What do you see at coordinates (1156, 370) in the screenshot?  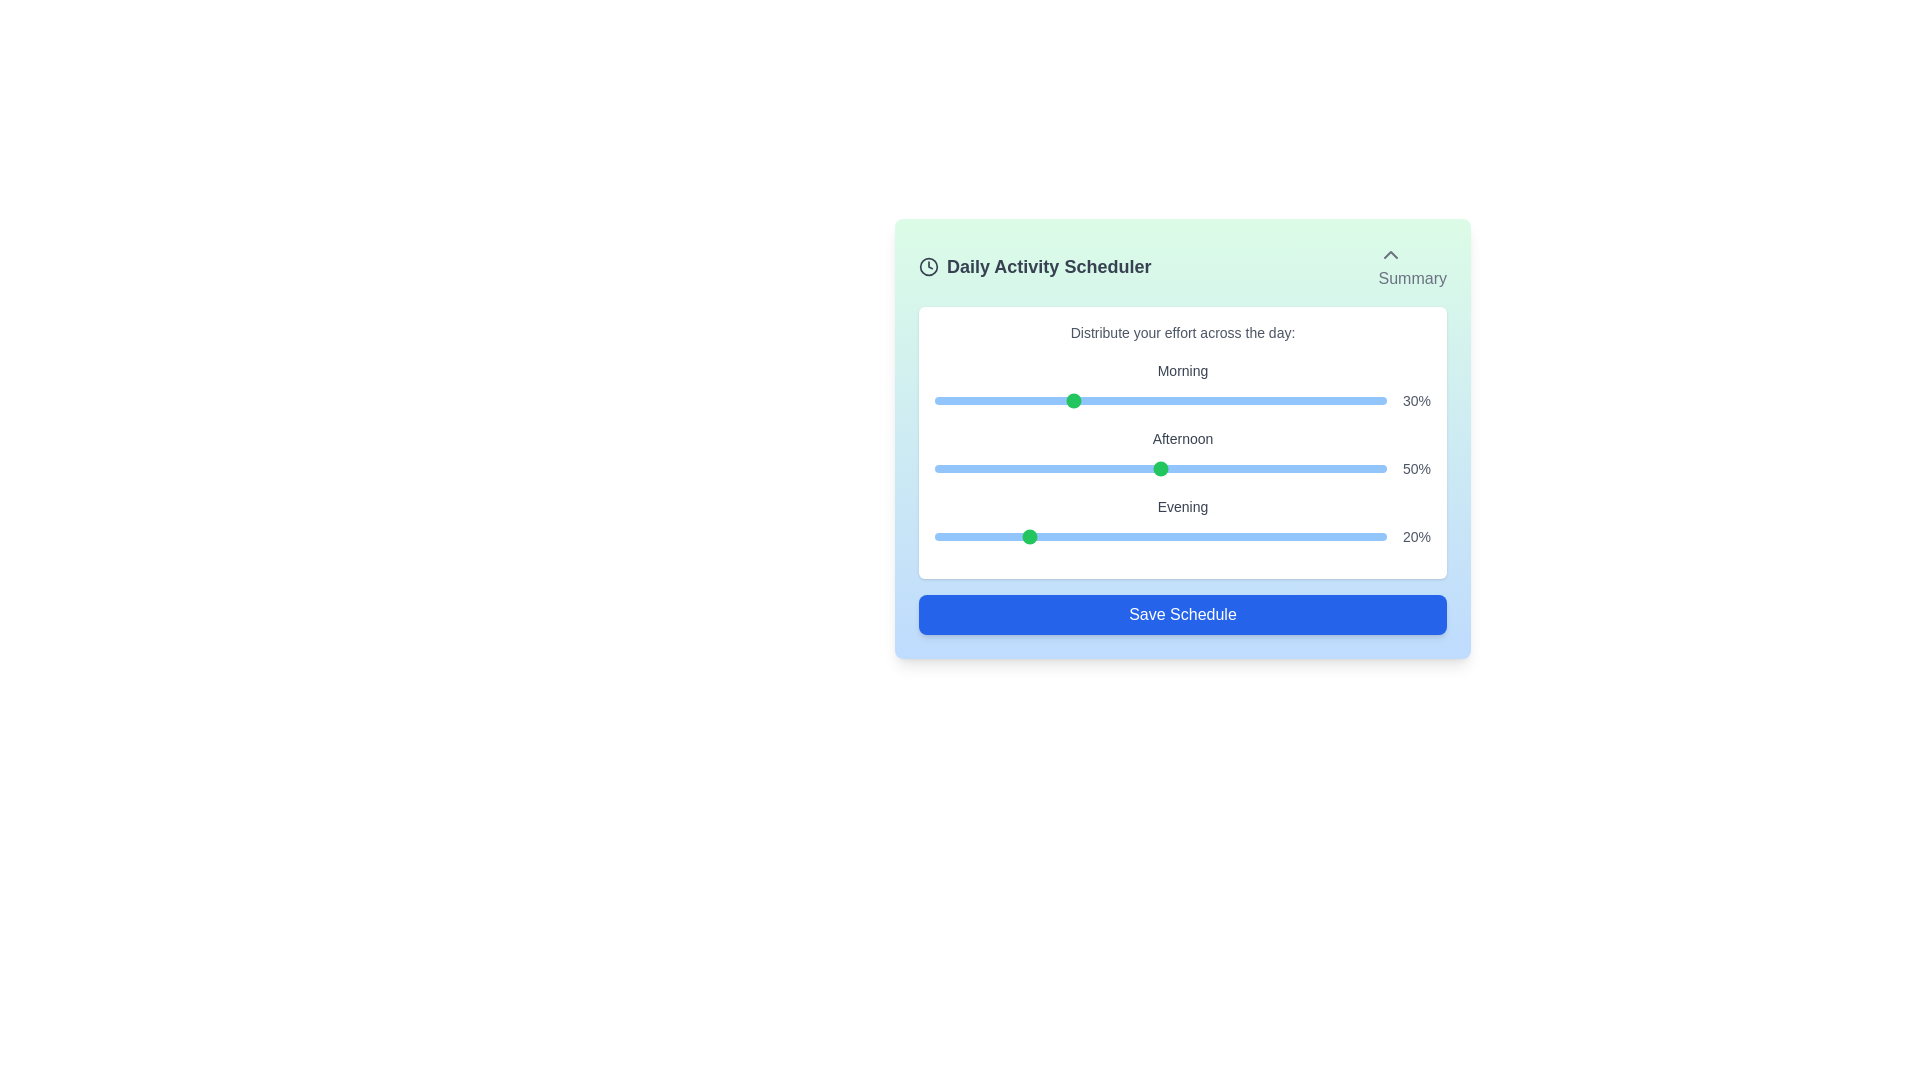 I see `the 'Morning' slider label to select it` at bounding box center [1156, 370].